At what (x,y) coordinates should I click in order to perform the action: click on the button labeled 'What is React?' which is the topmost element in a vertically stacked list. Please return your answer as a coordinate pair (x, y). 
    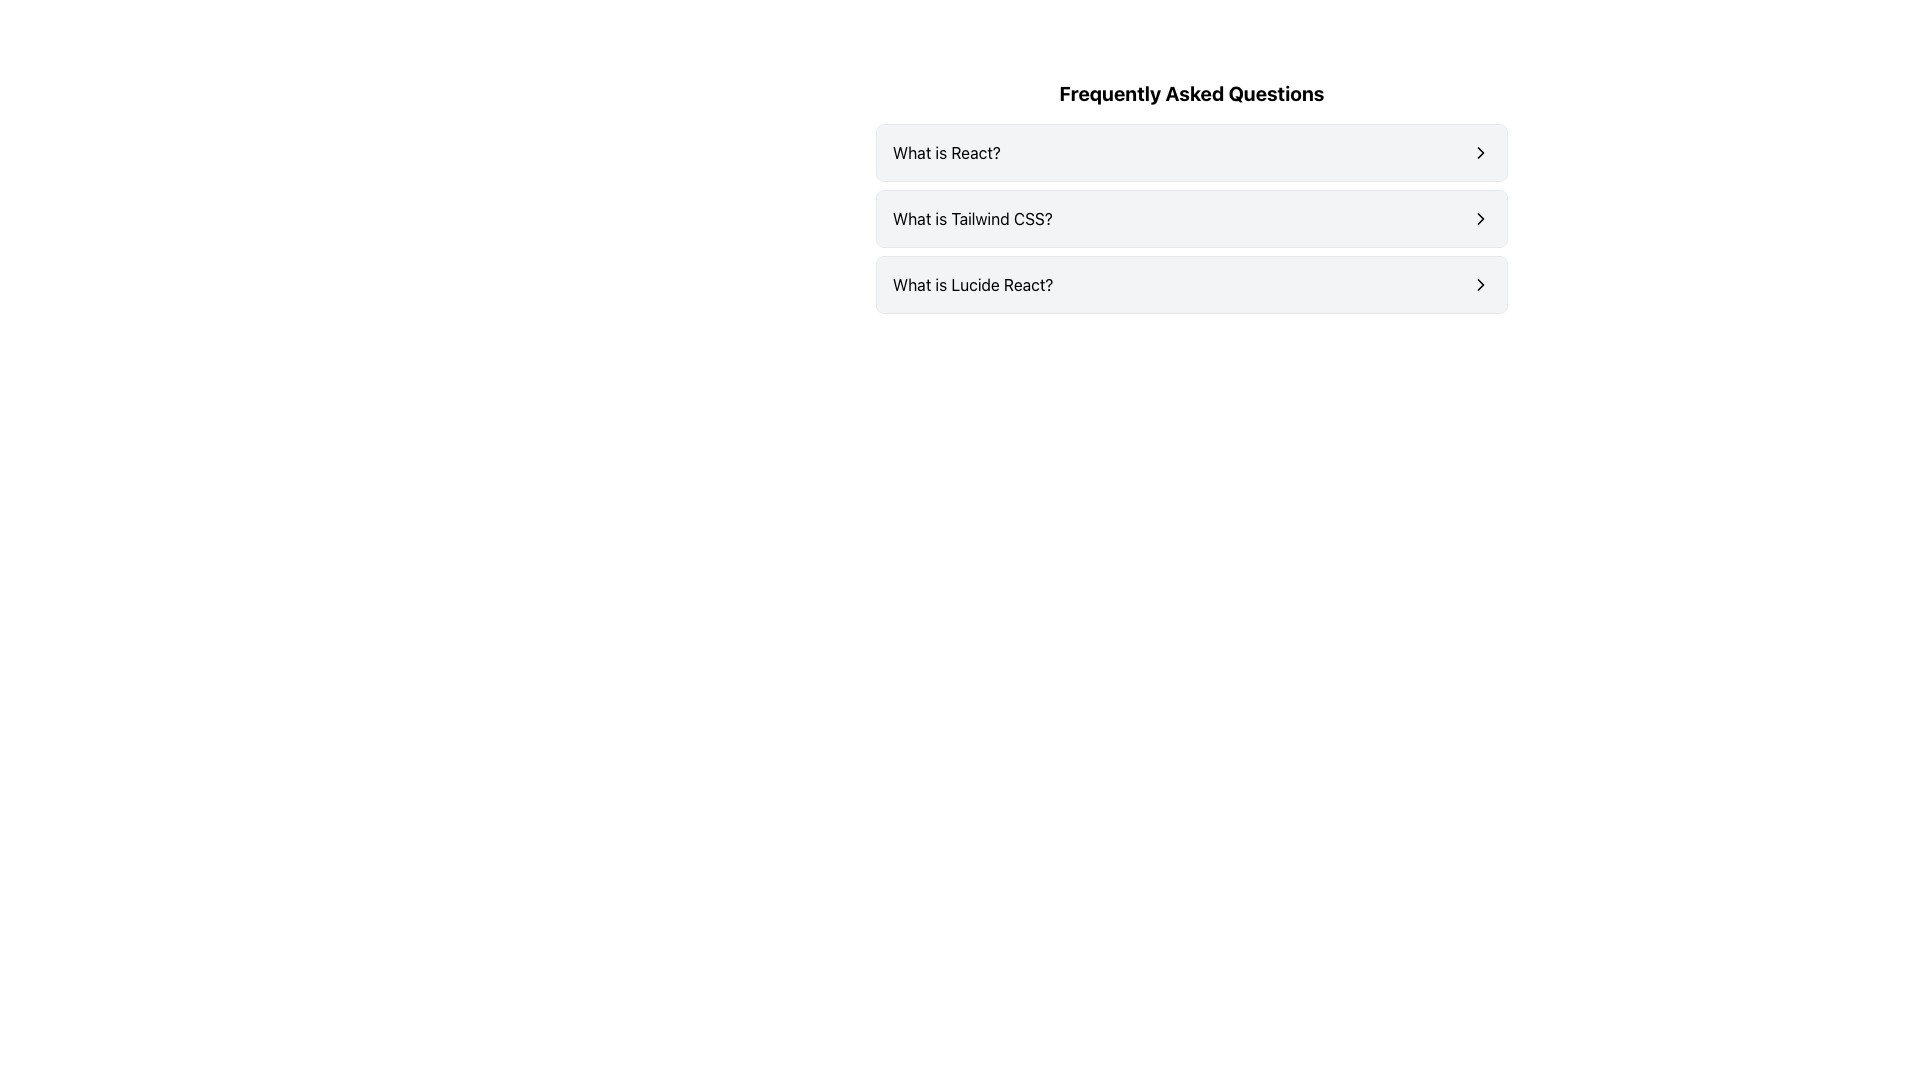
    Looking at the image, I should click on (1191, 152).